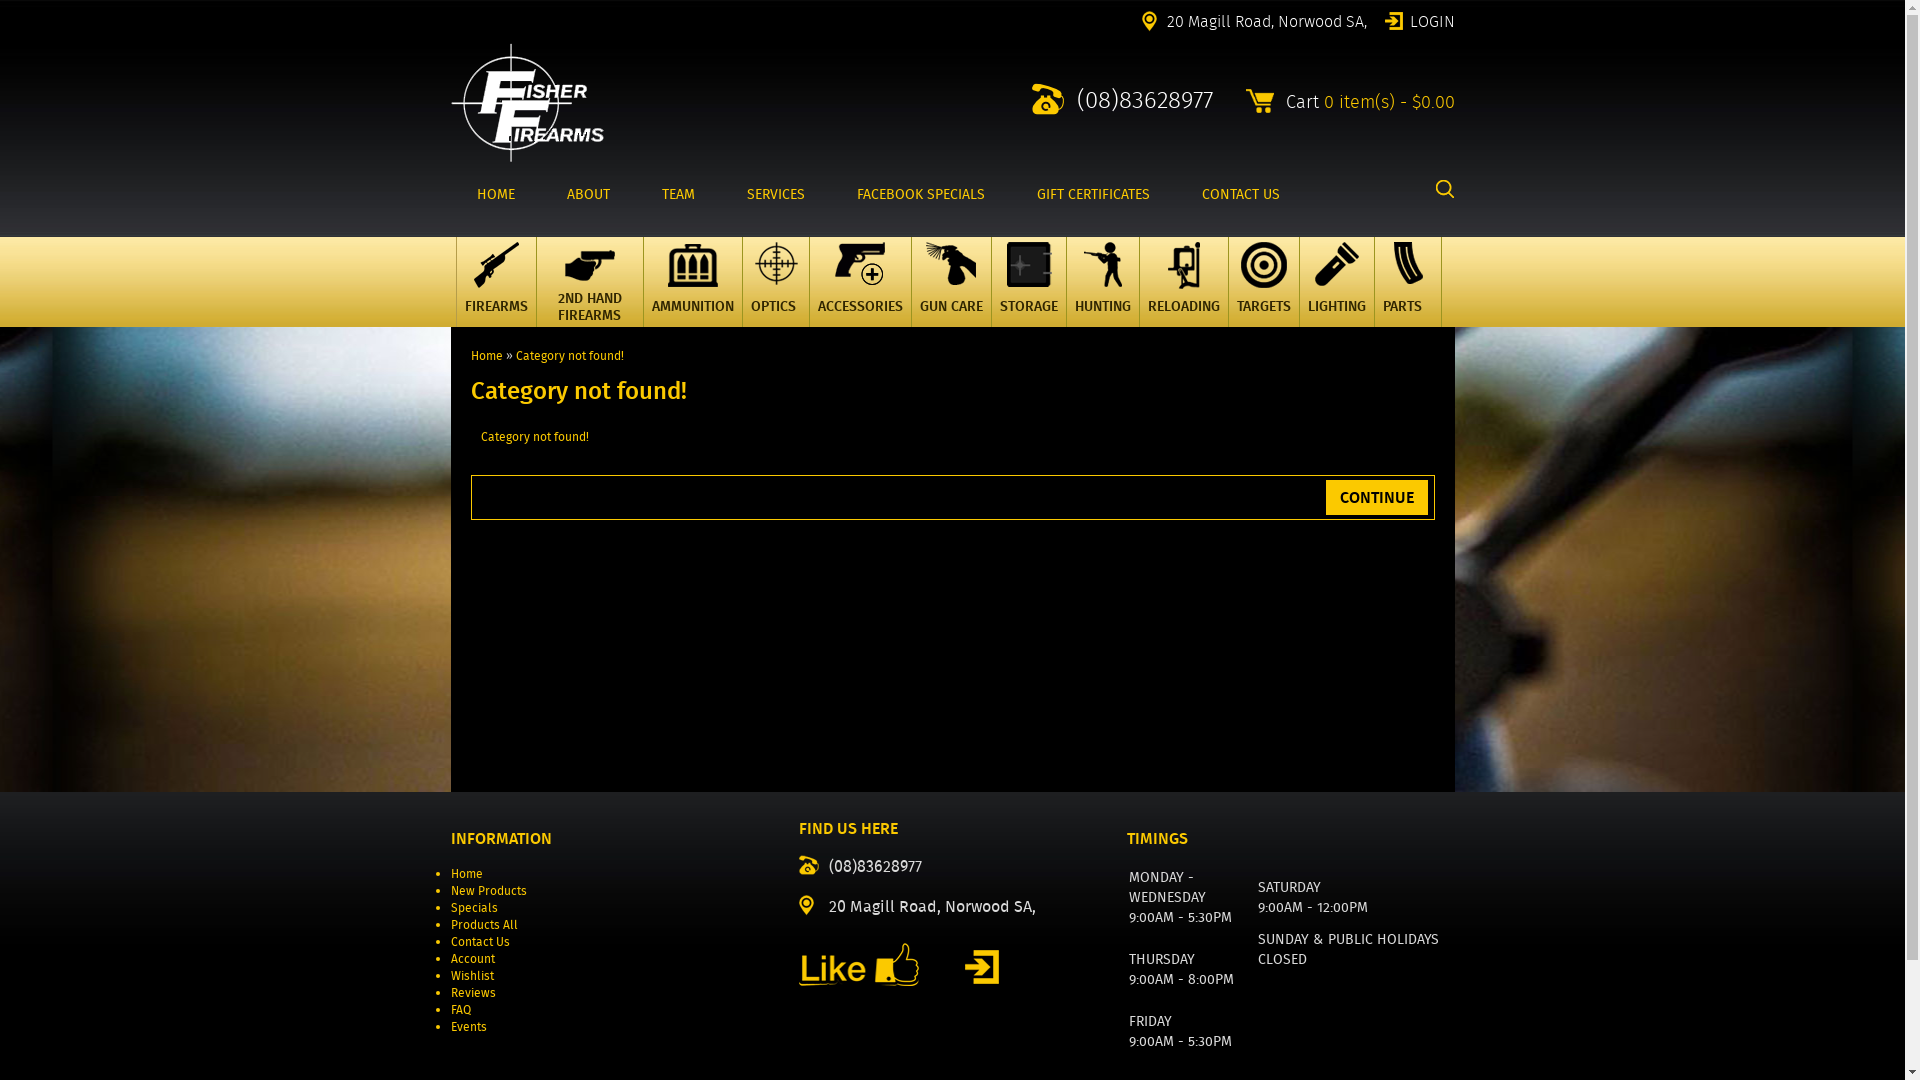  Describe the element at coordinates (773, 294) in the screenshot. I see `'Optics'` at that location.